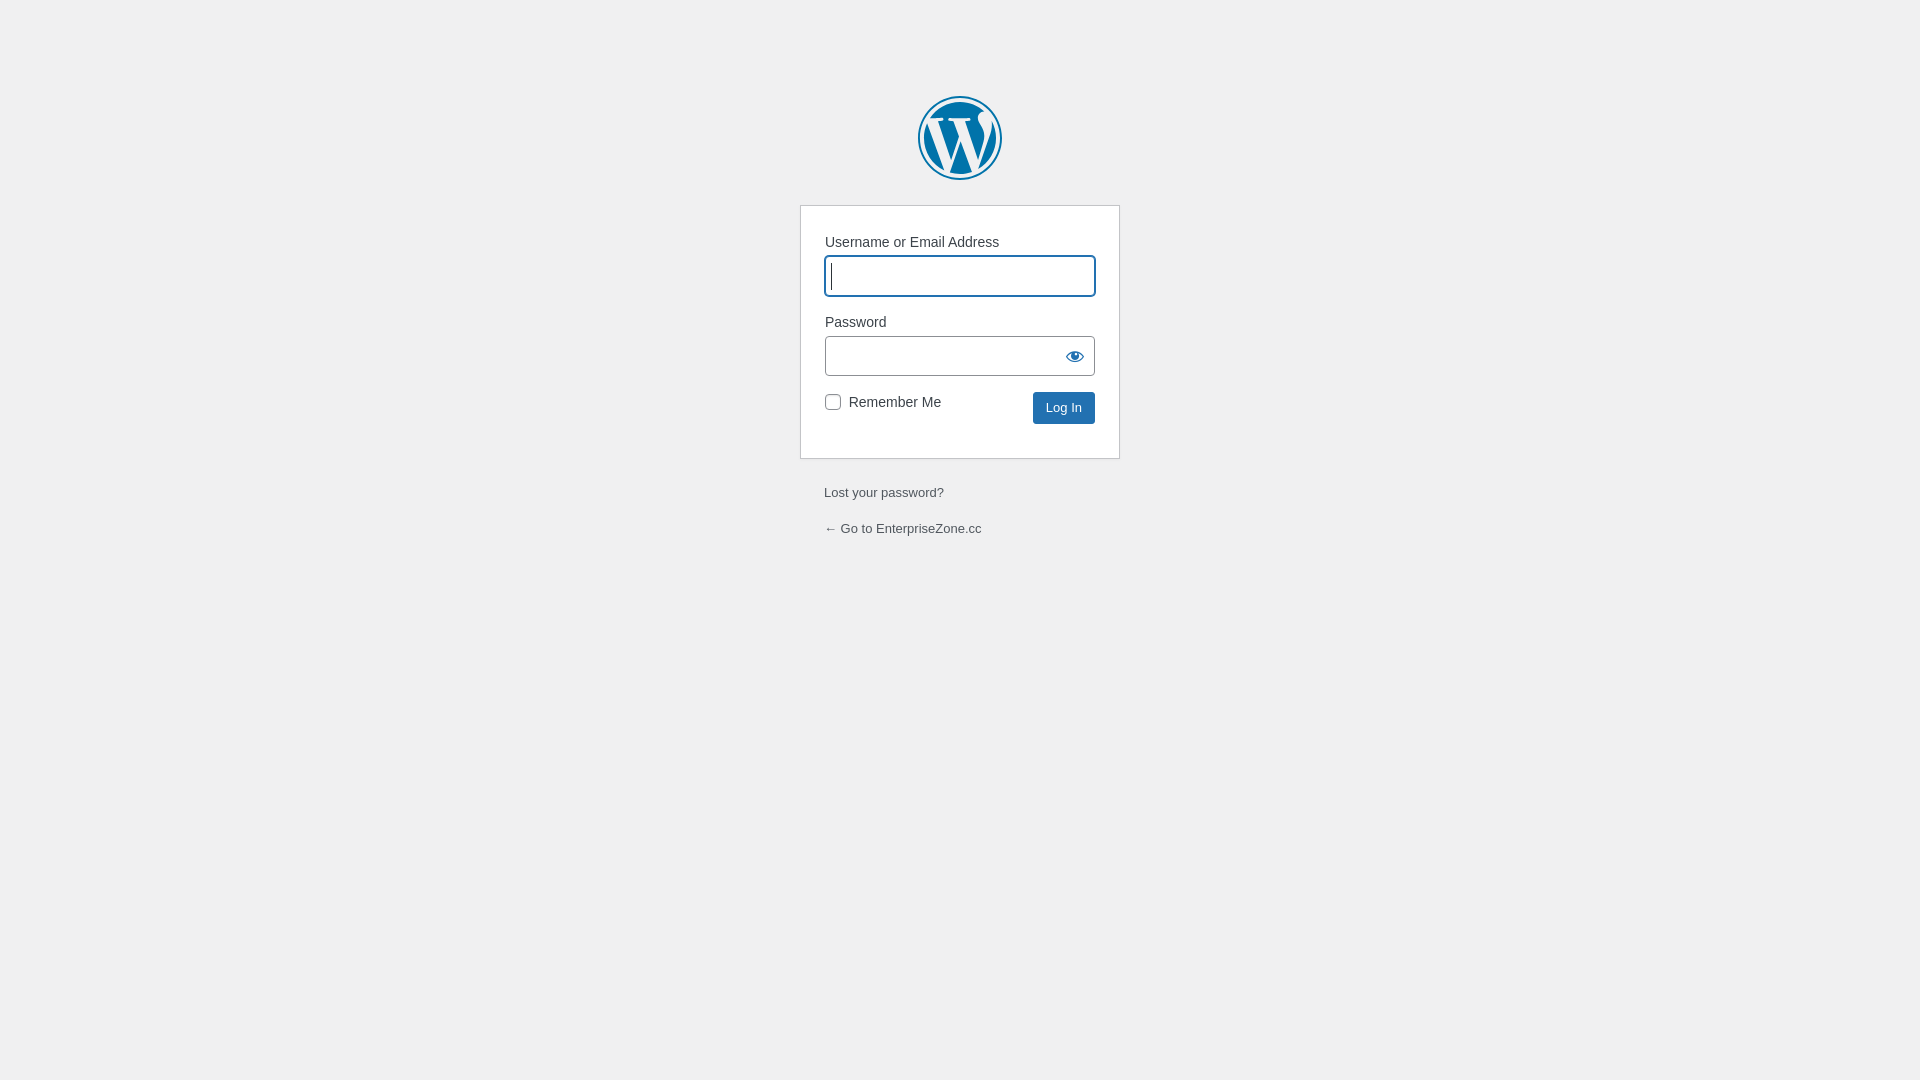 The height and width of the screenshot is (1080, 1920). Describe the element at coordinates (960, 137) in the screenshot. I see `'Powered by WordPress'` at that location.